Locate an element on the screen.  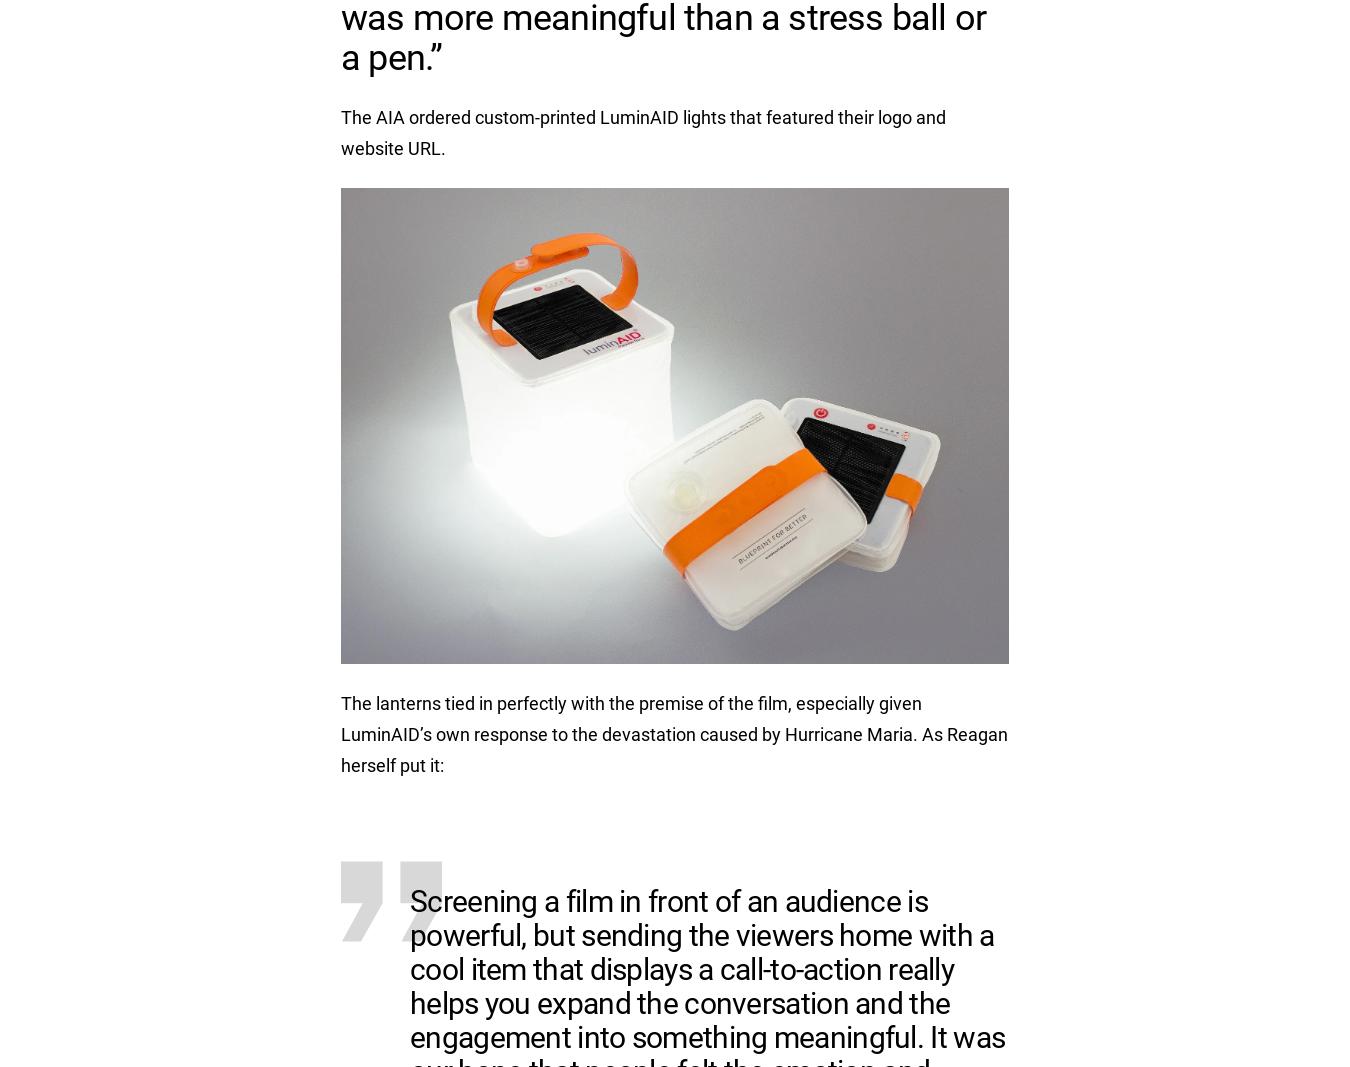
'Slovenia (EUR €)' is located at coordinates (978, 281).